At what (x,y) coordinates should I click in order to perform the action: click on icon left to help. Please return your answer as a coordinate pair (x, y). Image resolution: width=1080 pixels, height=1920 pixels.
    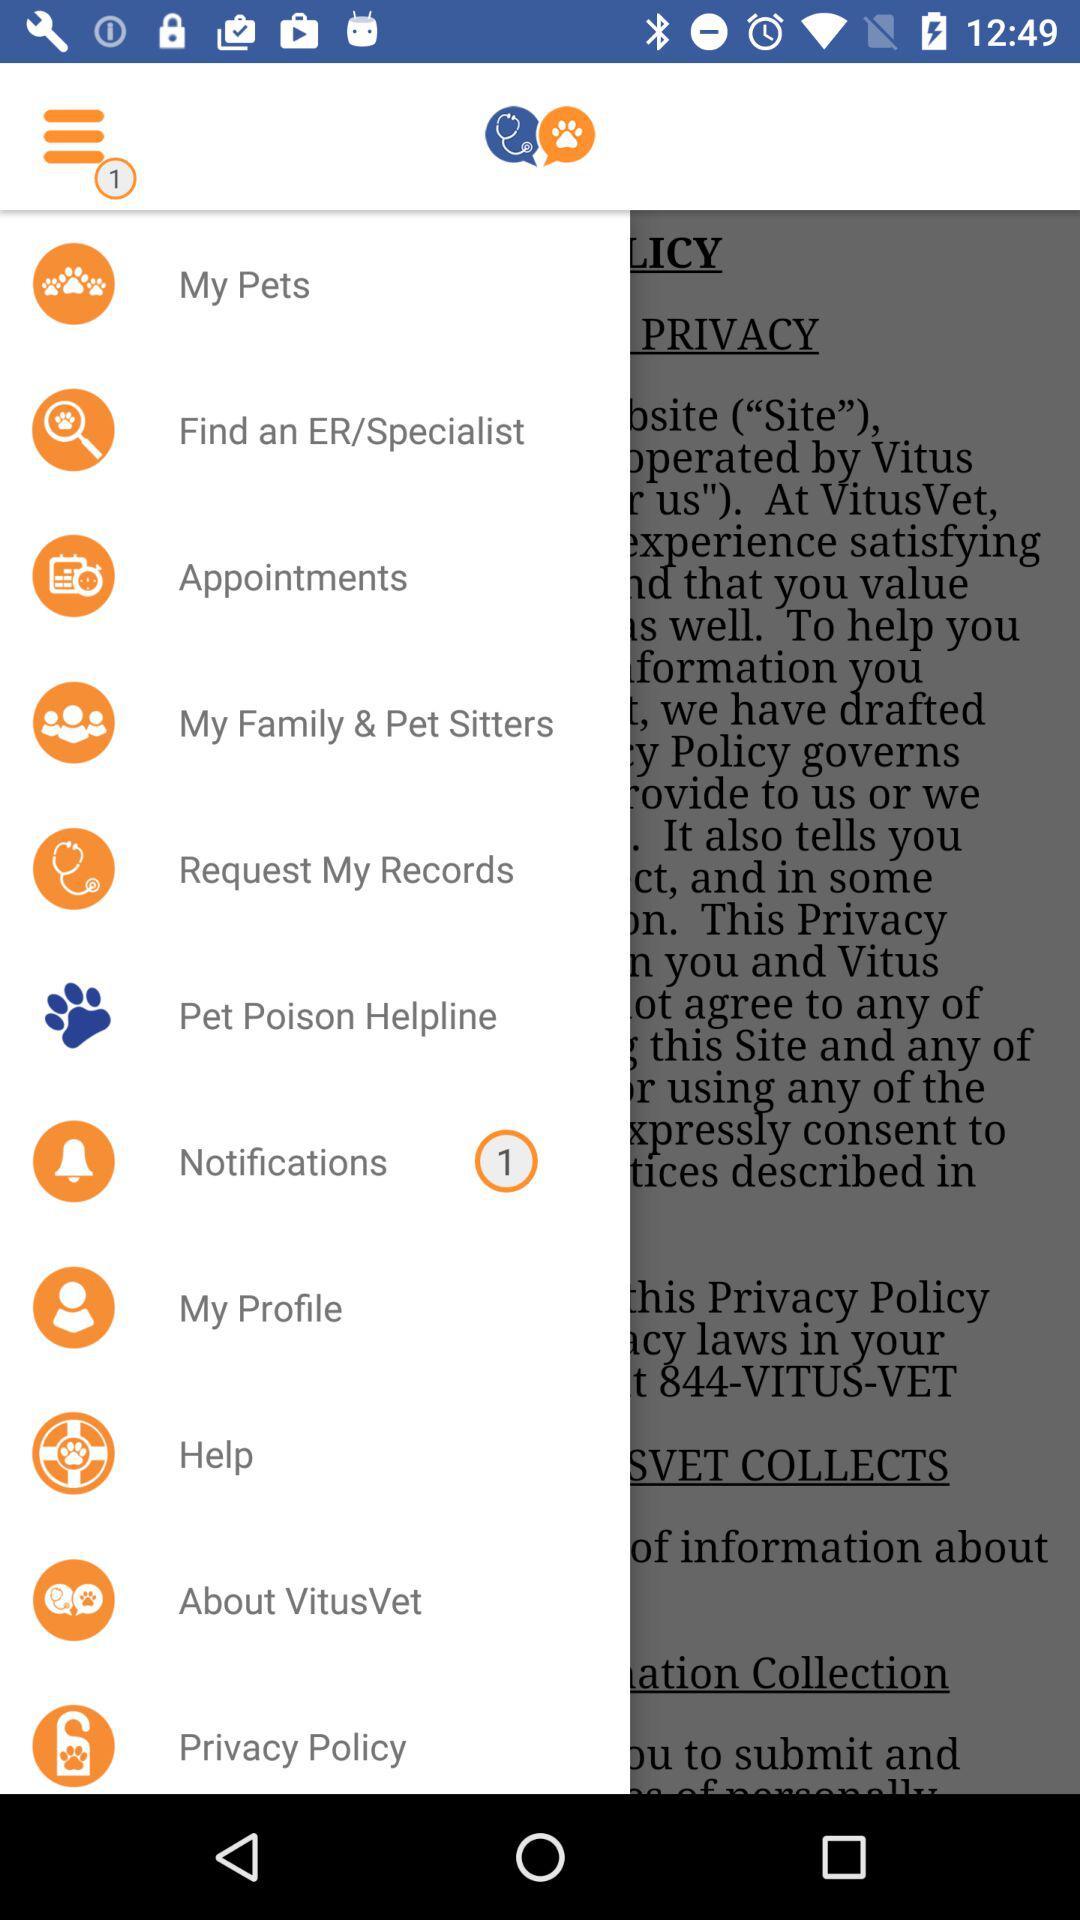
    Looking at the image, I should click on (72, 1454).